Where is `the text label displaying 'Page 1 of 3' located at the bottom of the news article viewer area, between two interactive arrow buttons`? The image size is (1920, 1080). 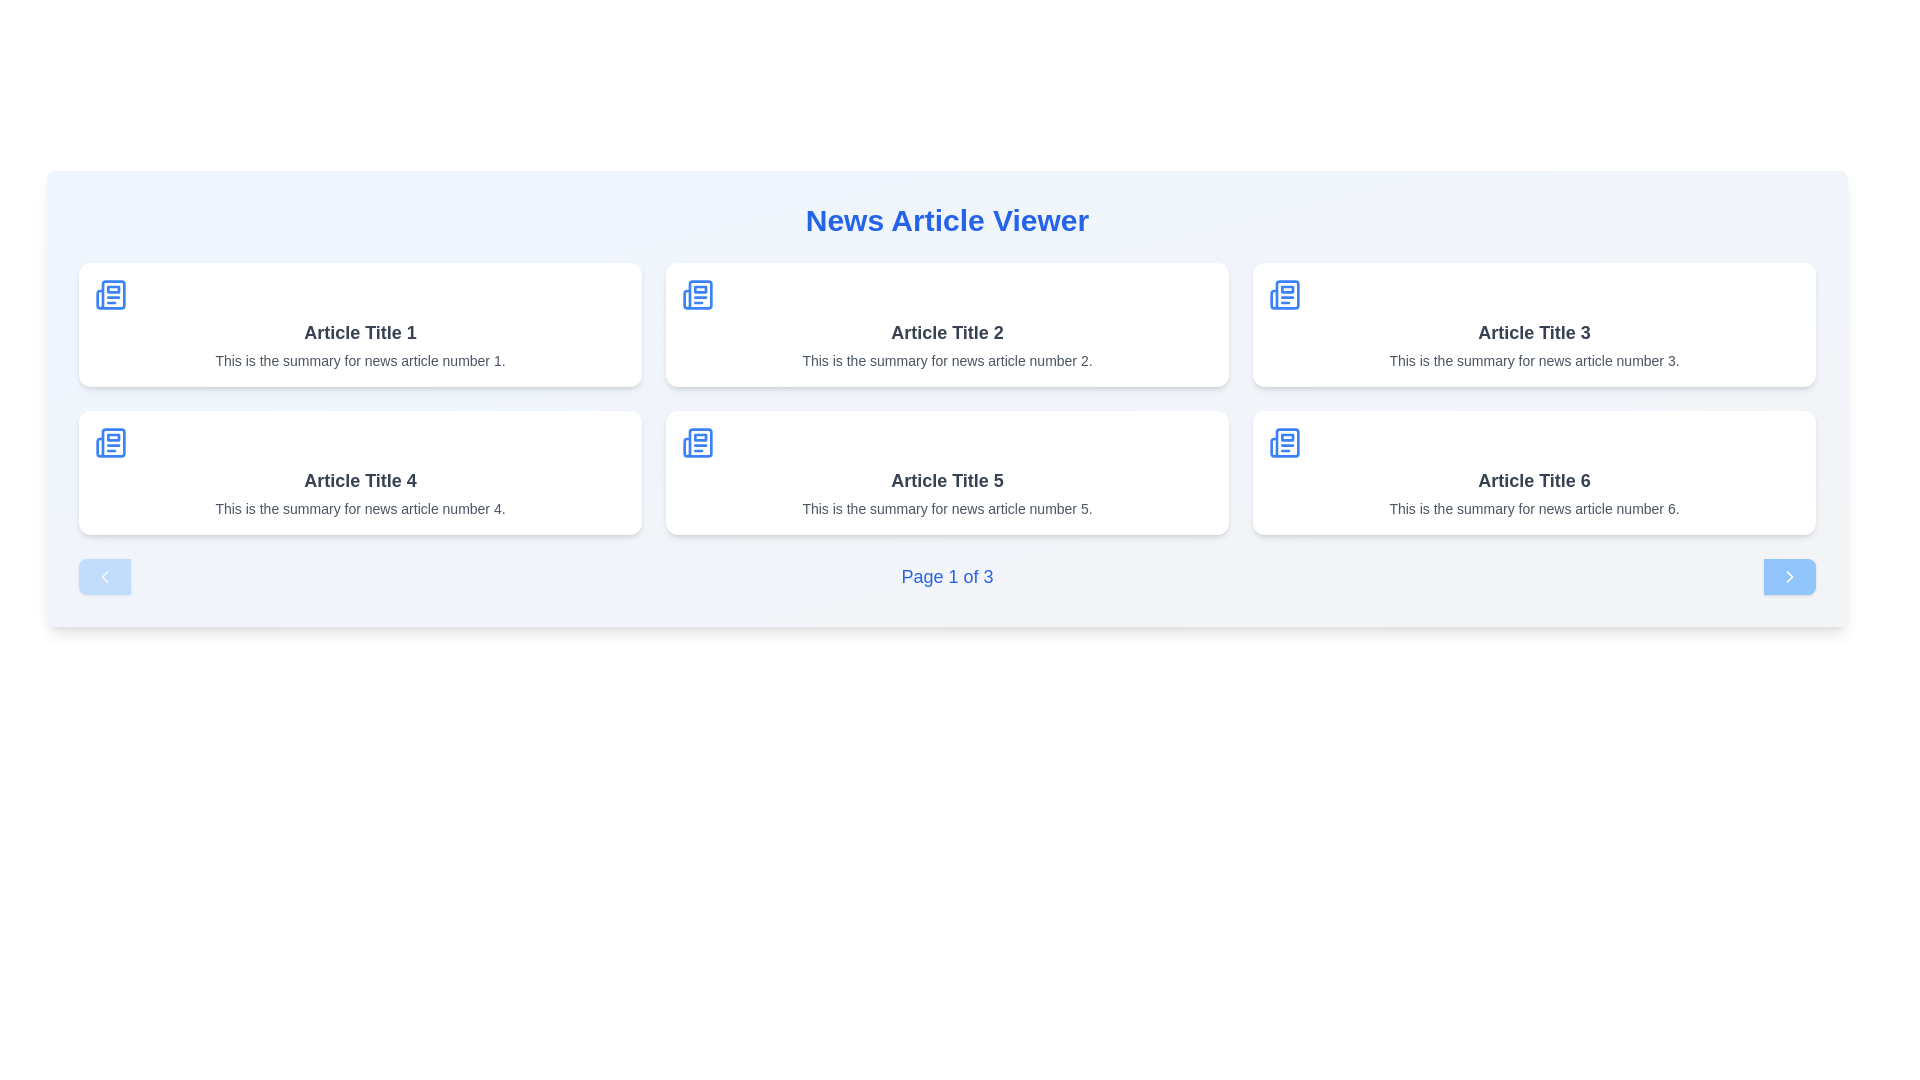 the text label displaying 'Page 1 of 3' located at the bottom of the news article viewer area, between two interactive arrow buttons is located at coordinates (946, 577).